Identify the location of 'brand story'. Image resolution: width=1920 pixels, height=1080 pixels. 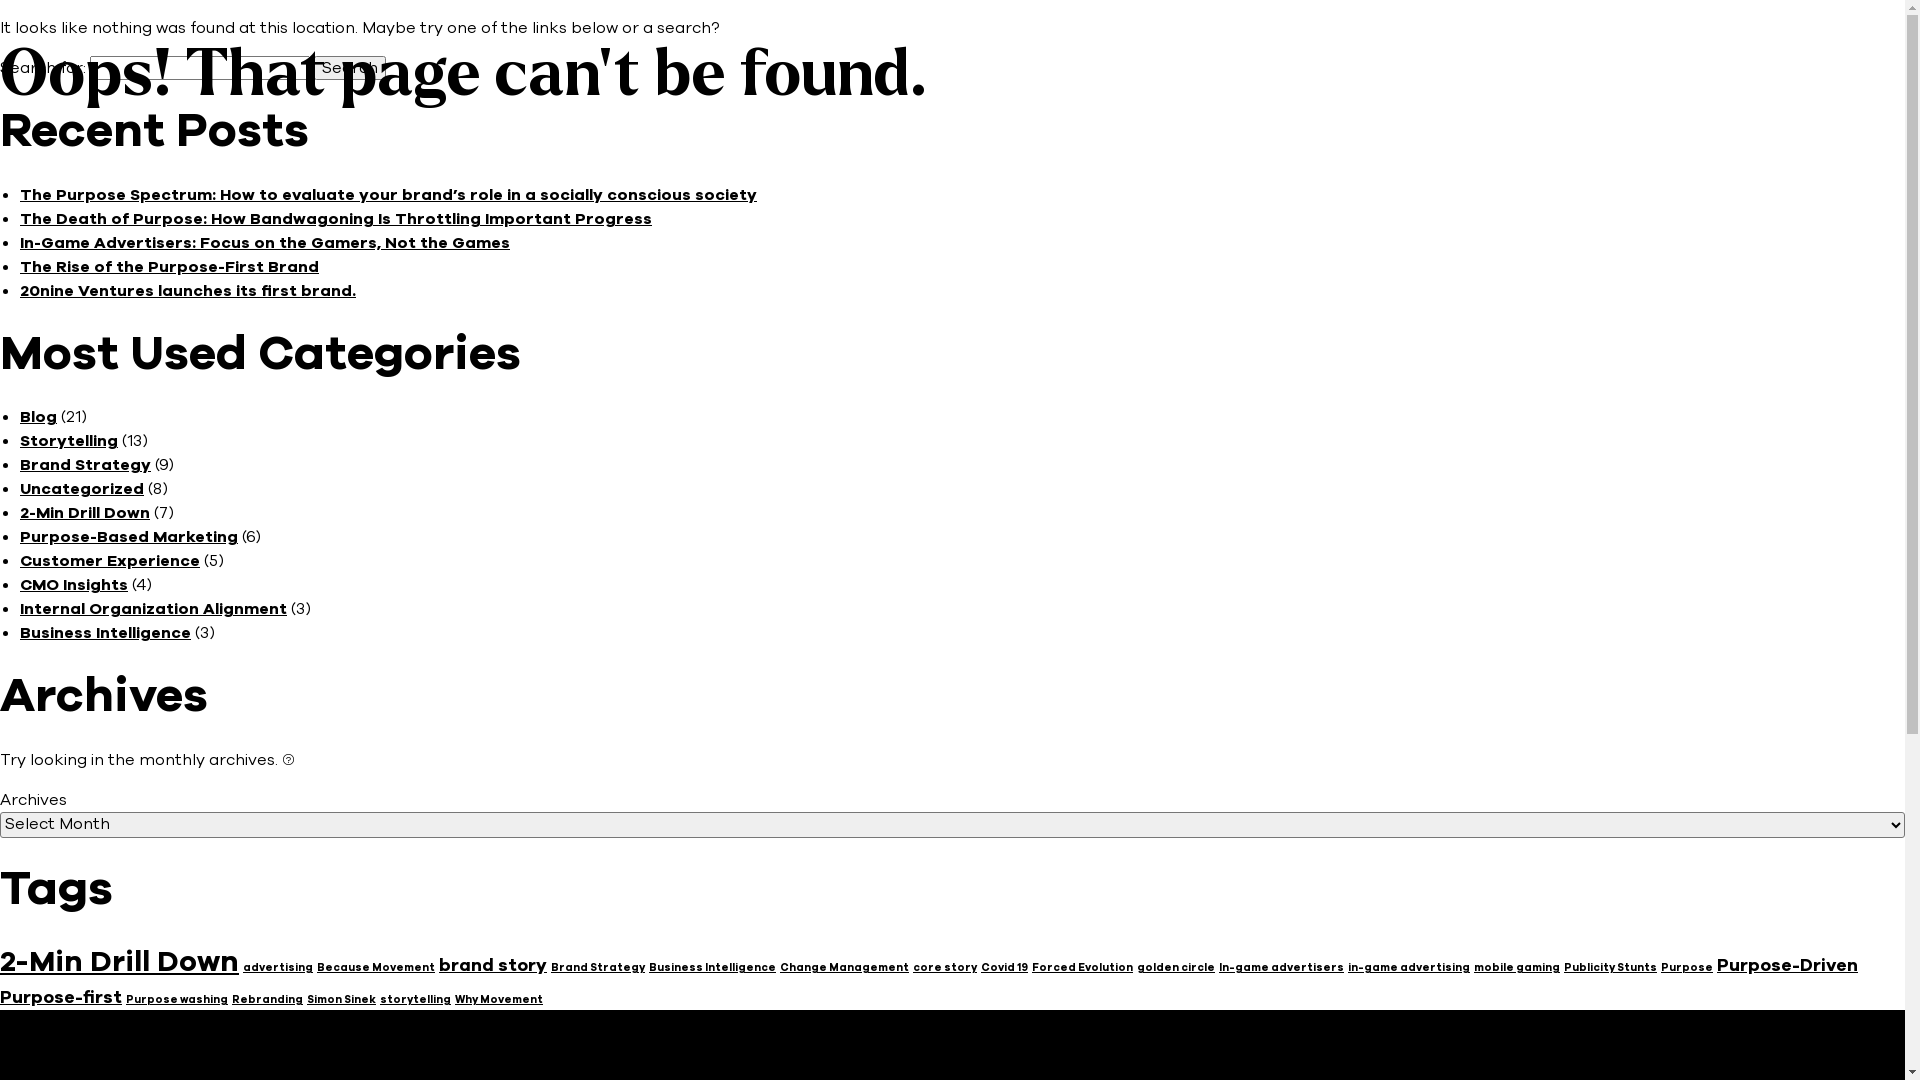
(493, 963).